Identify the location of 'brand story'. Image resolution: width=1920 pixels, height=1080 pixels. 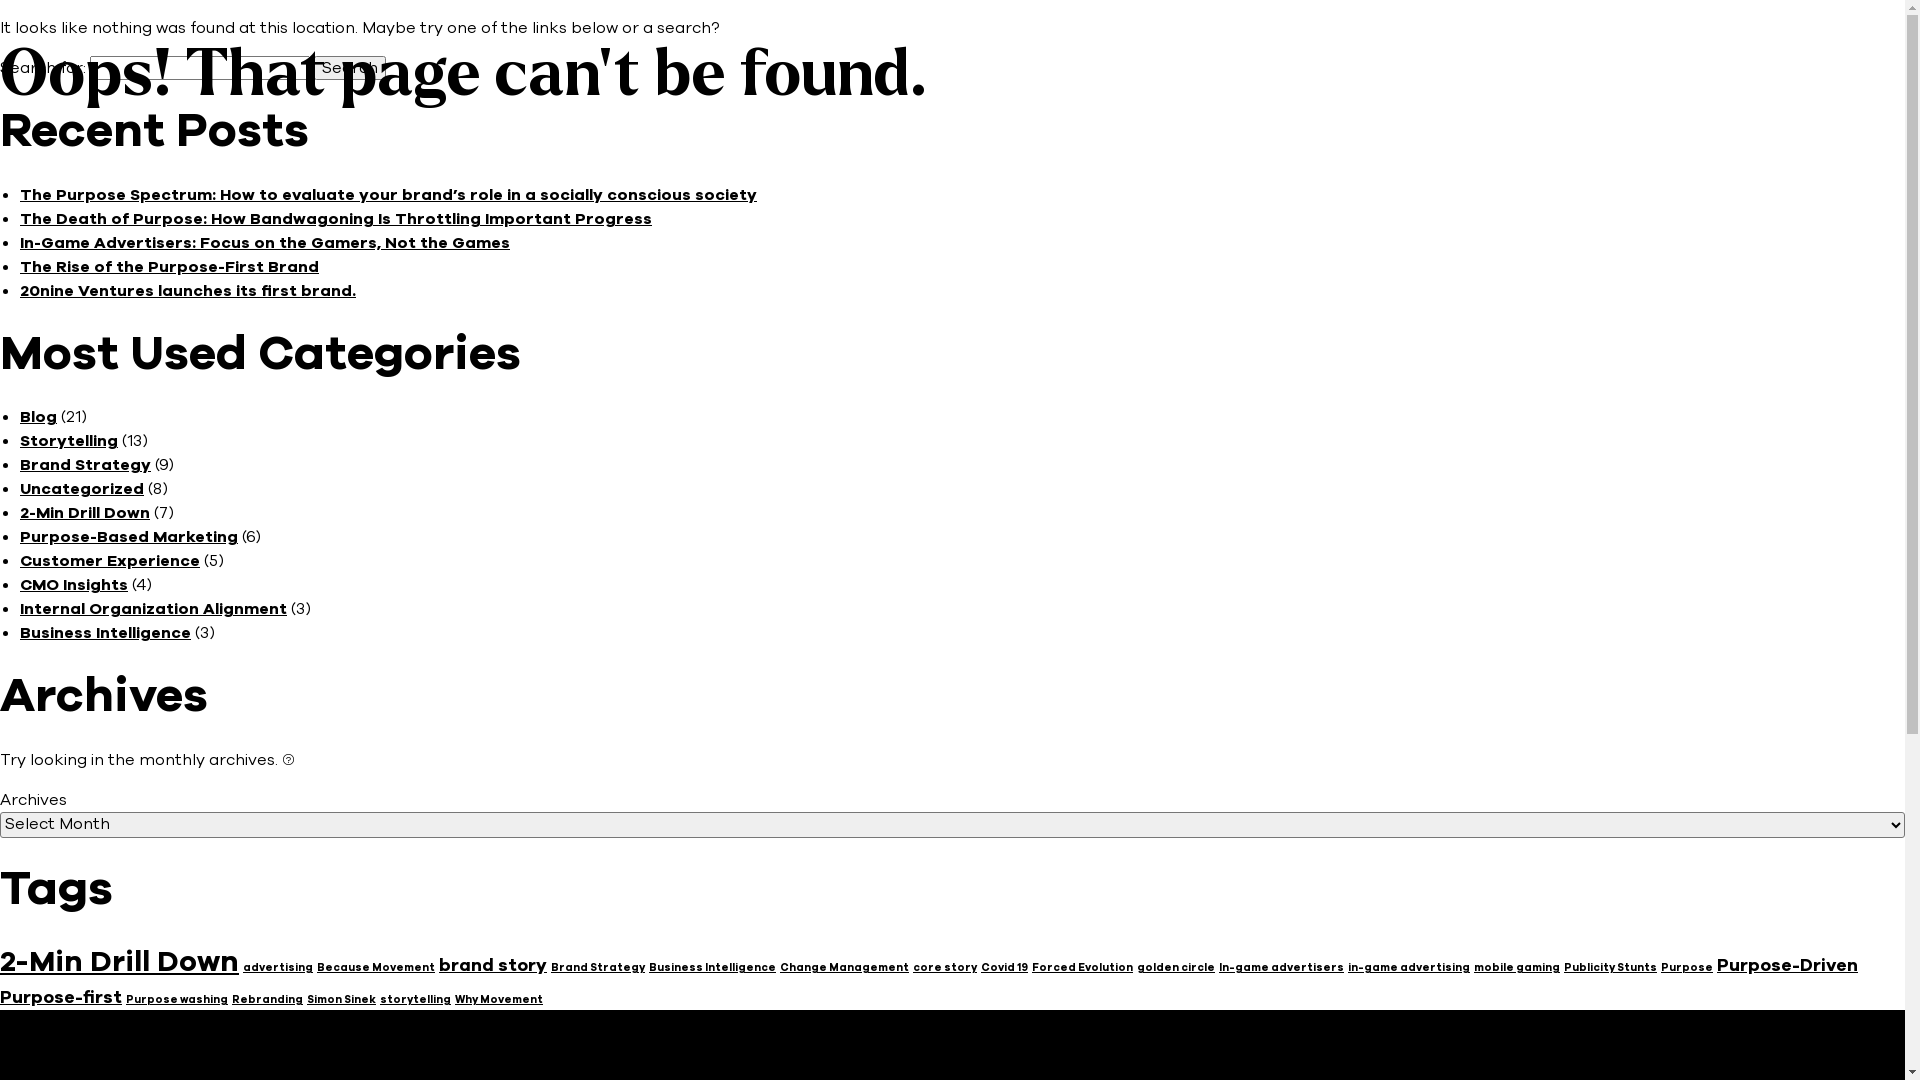
(493, 963).